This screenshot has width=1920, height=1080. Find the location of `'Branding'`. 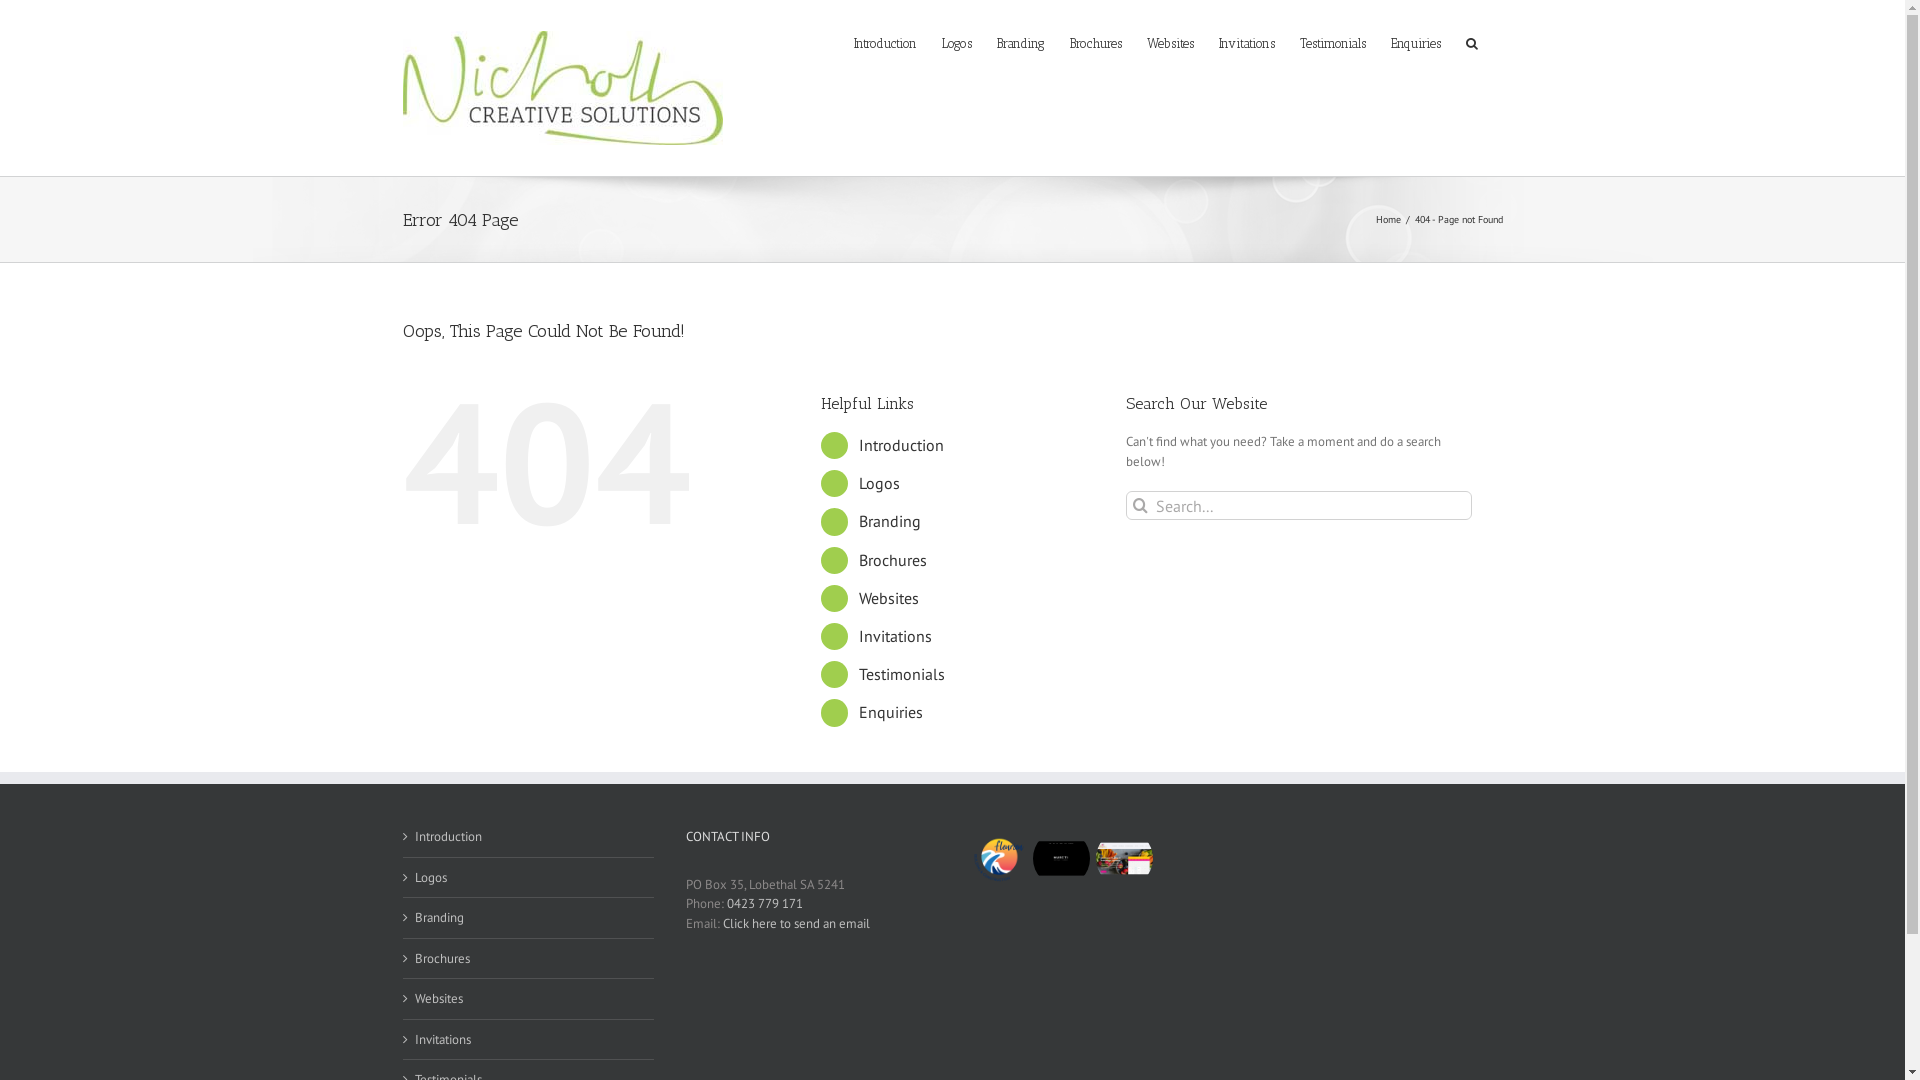

'Branding' is located at coordinates (888, 519).